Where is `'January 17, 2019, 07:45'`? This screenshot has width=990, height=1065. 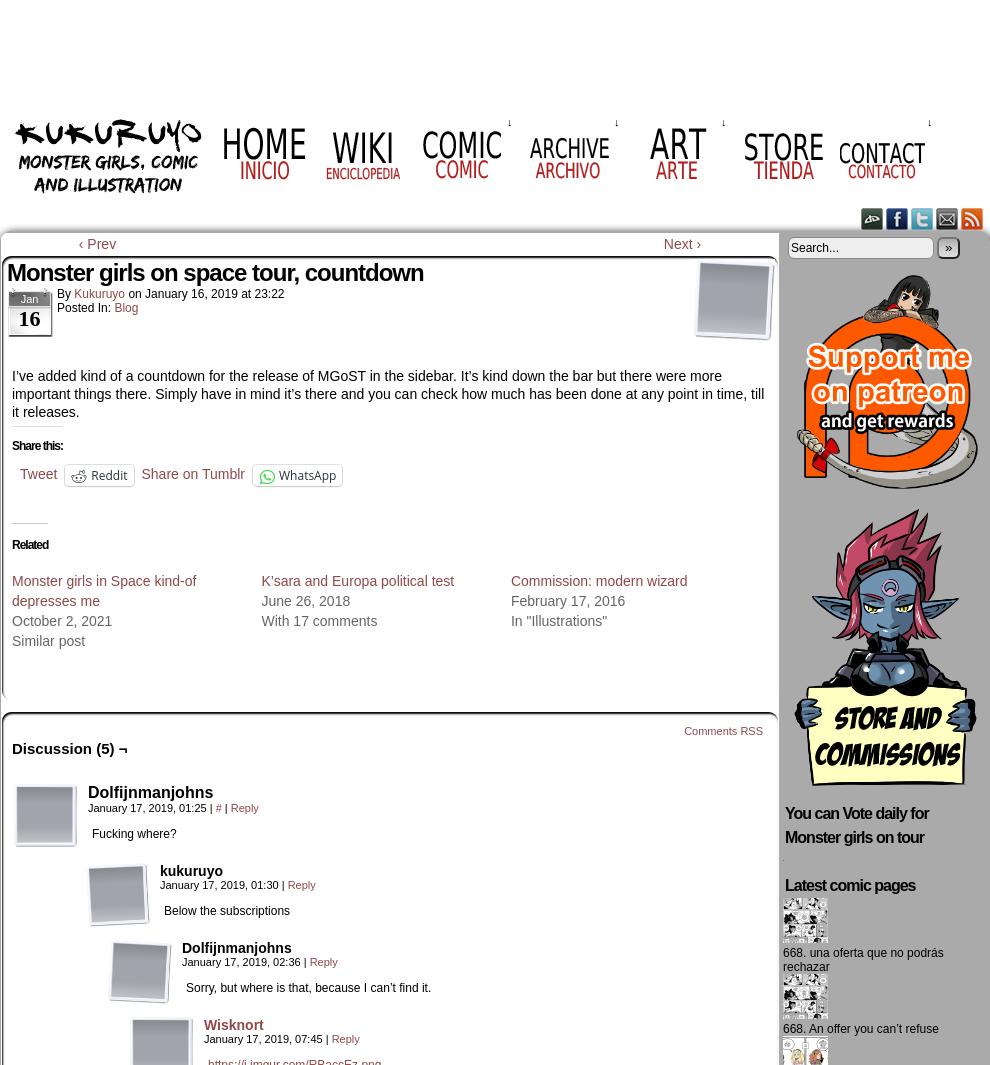
'January 17, 2019, 07:45' is located at coordinates (264, 1039).